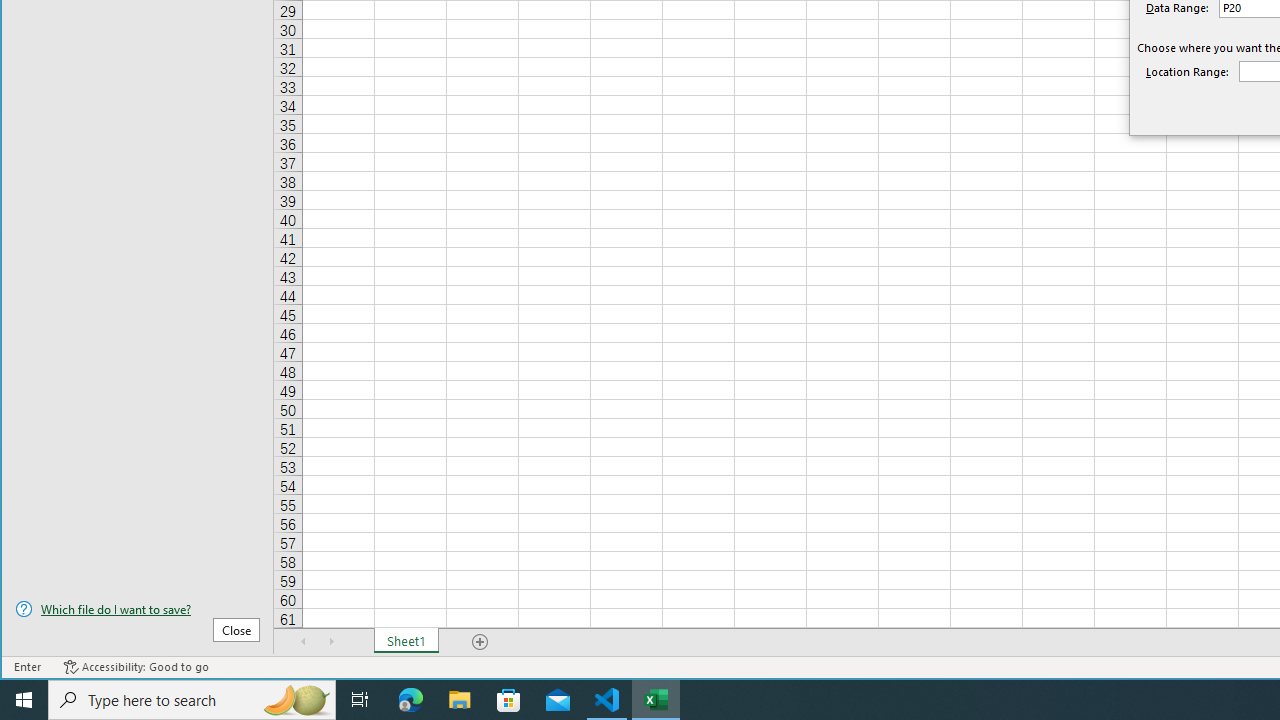 This screenshot has width=1280, height=720. Describe the element at coordinates (481, 641) in the screenshot. I see `'Add Sheet'` at that location.